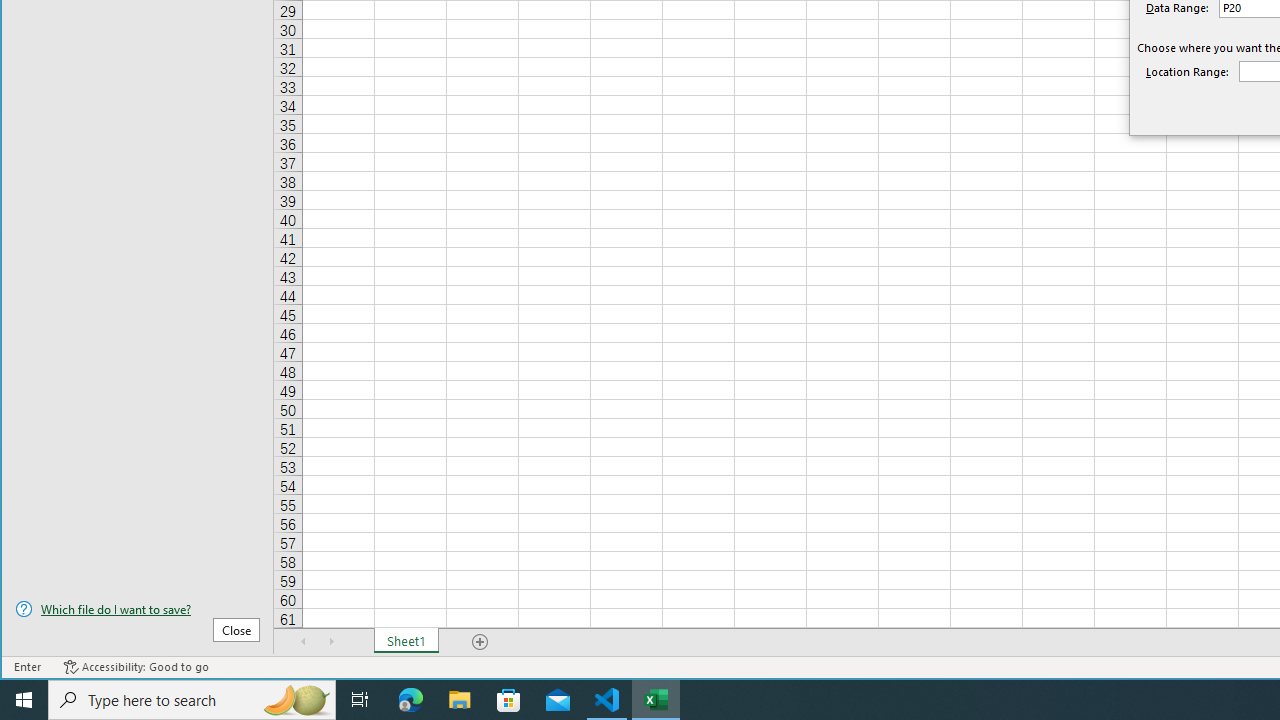 This screenshot has width=1280, height=720. Describe the element at coordinates (481, 641) in the screenshot. I see `'Add Sheet'` at that location.